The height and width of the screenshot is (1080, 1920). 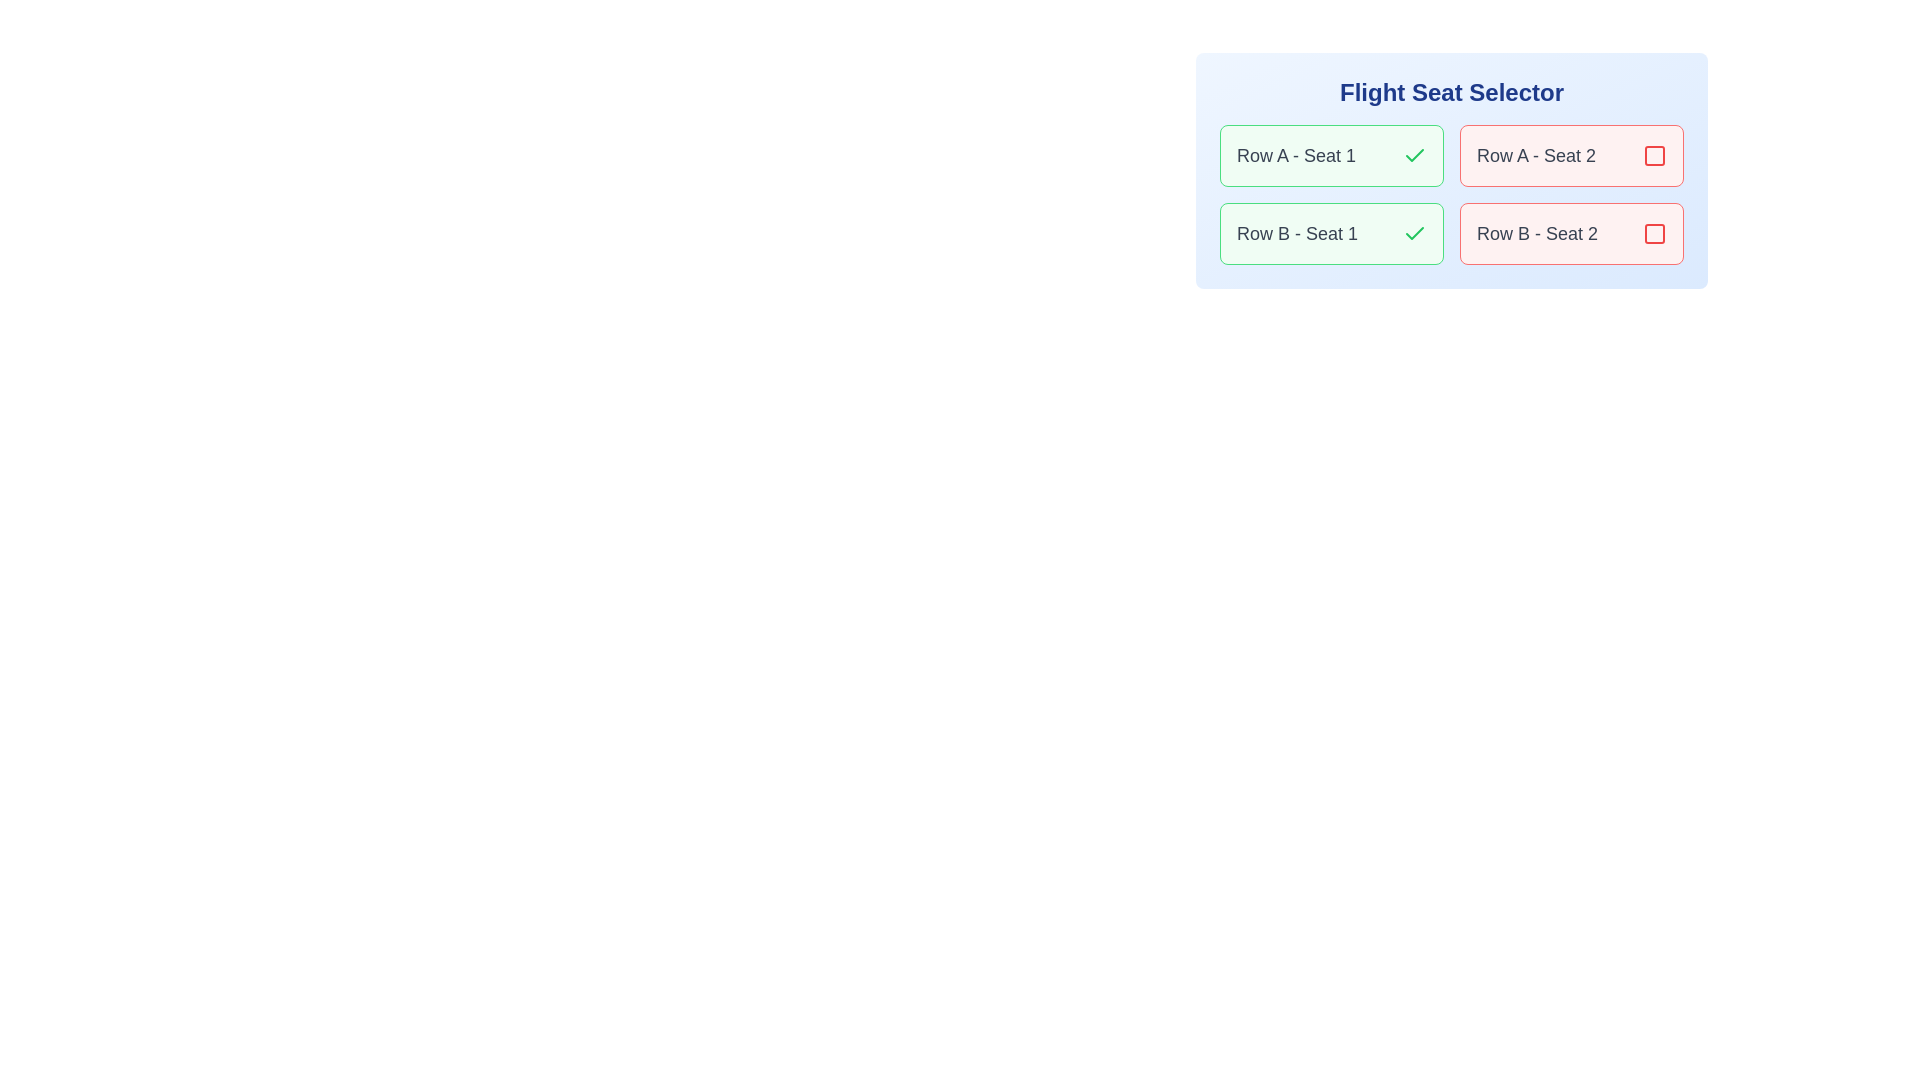 I want to click on the bold, centered text displaying 'Flight Seat Selector' in a large, blue font, positioned at the top of the card layout, so click(x=1451, y=92).